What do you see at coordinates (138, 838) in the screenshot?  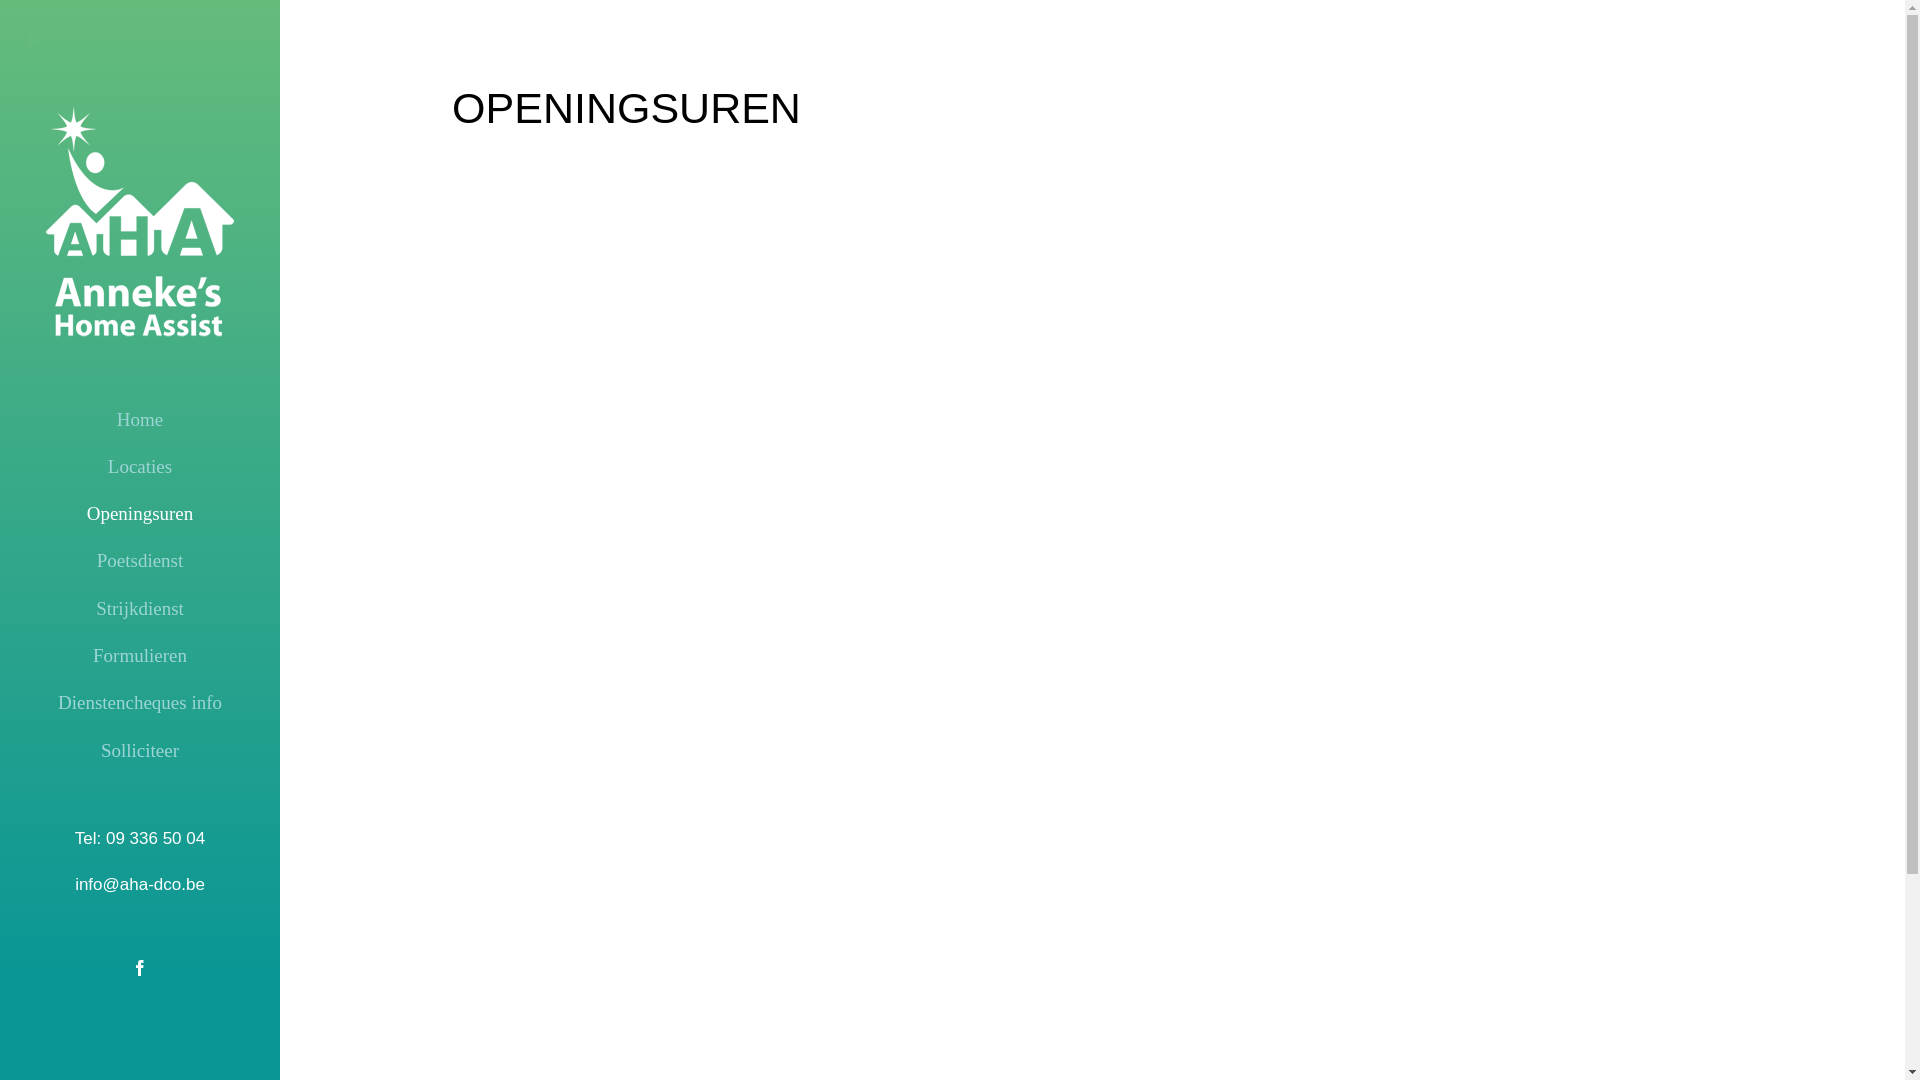 I see `'Tel: 09 336 50 04'` at bounding box center [138, 838].